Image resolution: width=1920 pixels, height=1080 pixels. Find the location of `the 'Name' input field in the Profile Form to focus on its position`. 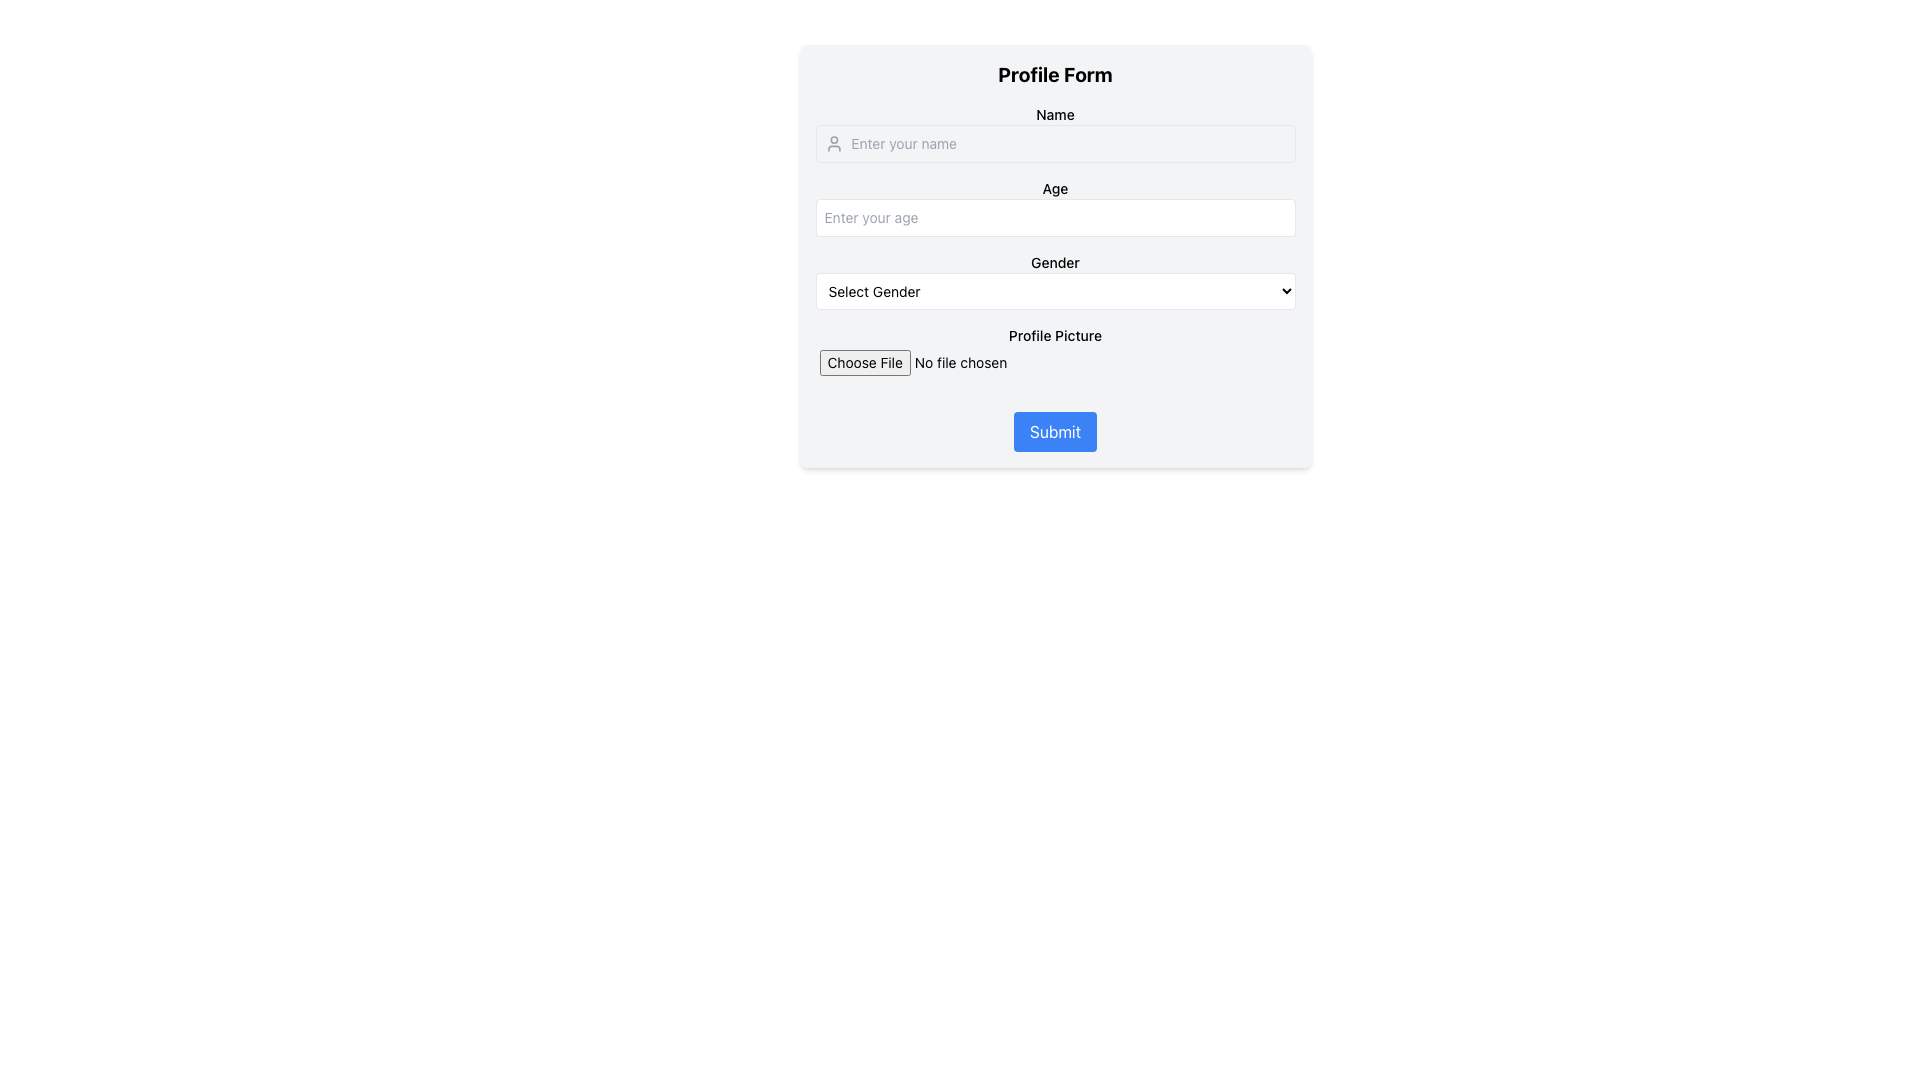

the 'Name' input field in the Profile Form to focus on its position is located at coordinates (1054, 134).